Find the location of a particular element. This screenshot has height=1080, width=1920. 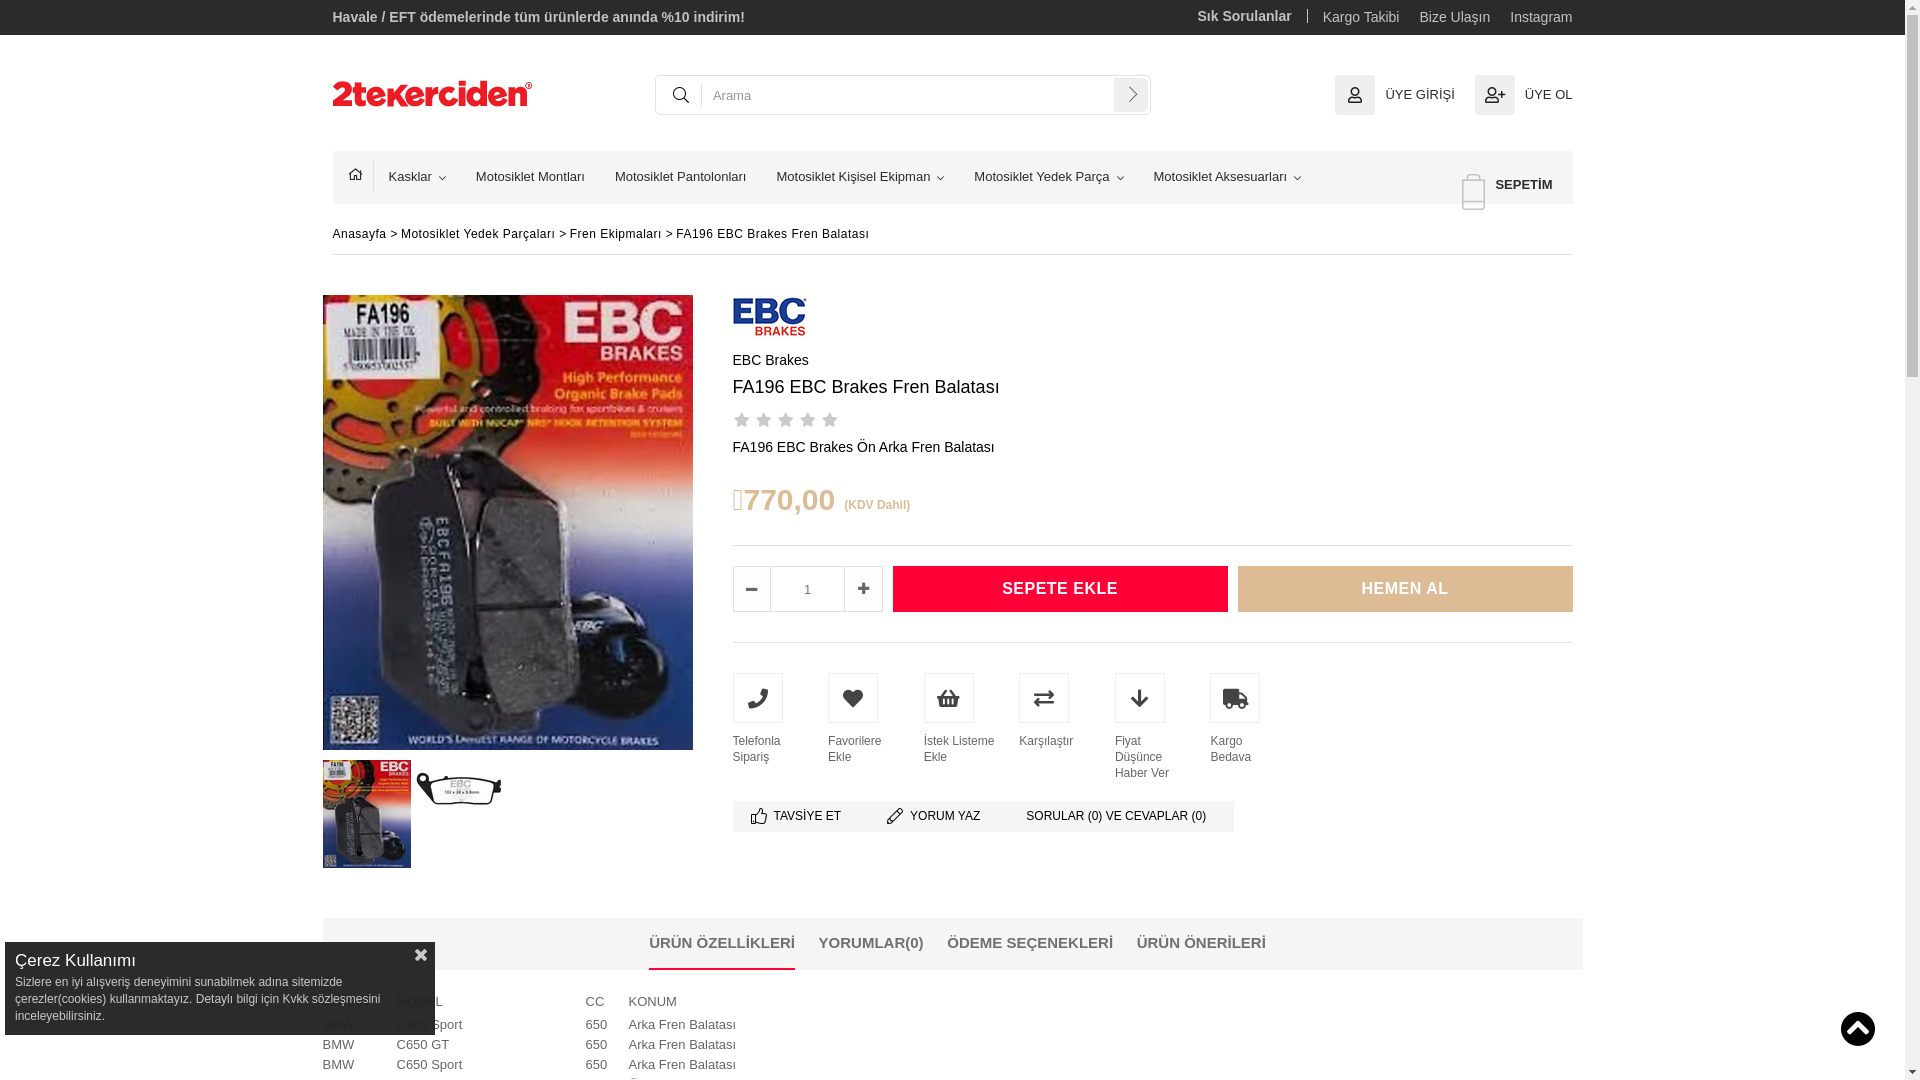

'TAVSIYE ET' is located at coordinates (800, 816).